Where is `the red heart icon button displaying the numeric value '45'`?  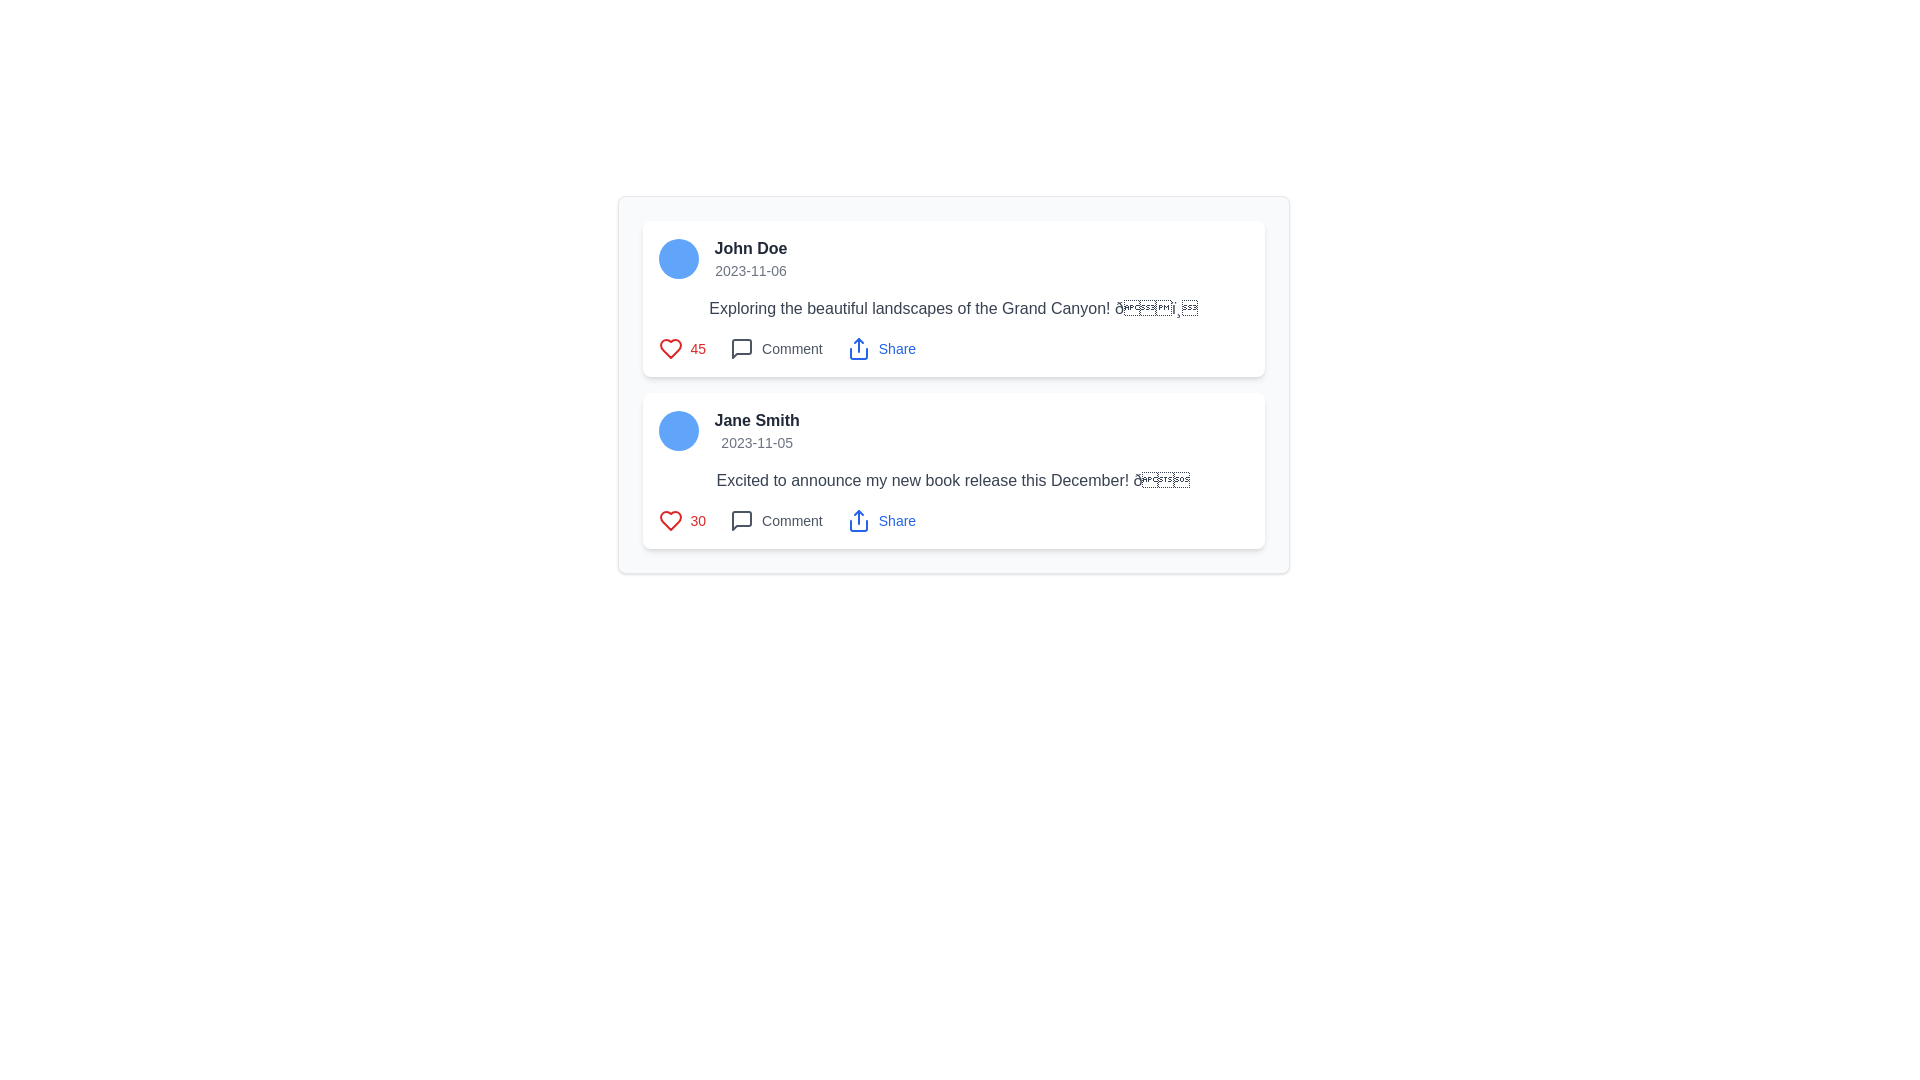
the red heart icon button displaying the numeric value '45' is located at coordinates (682, 347).